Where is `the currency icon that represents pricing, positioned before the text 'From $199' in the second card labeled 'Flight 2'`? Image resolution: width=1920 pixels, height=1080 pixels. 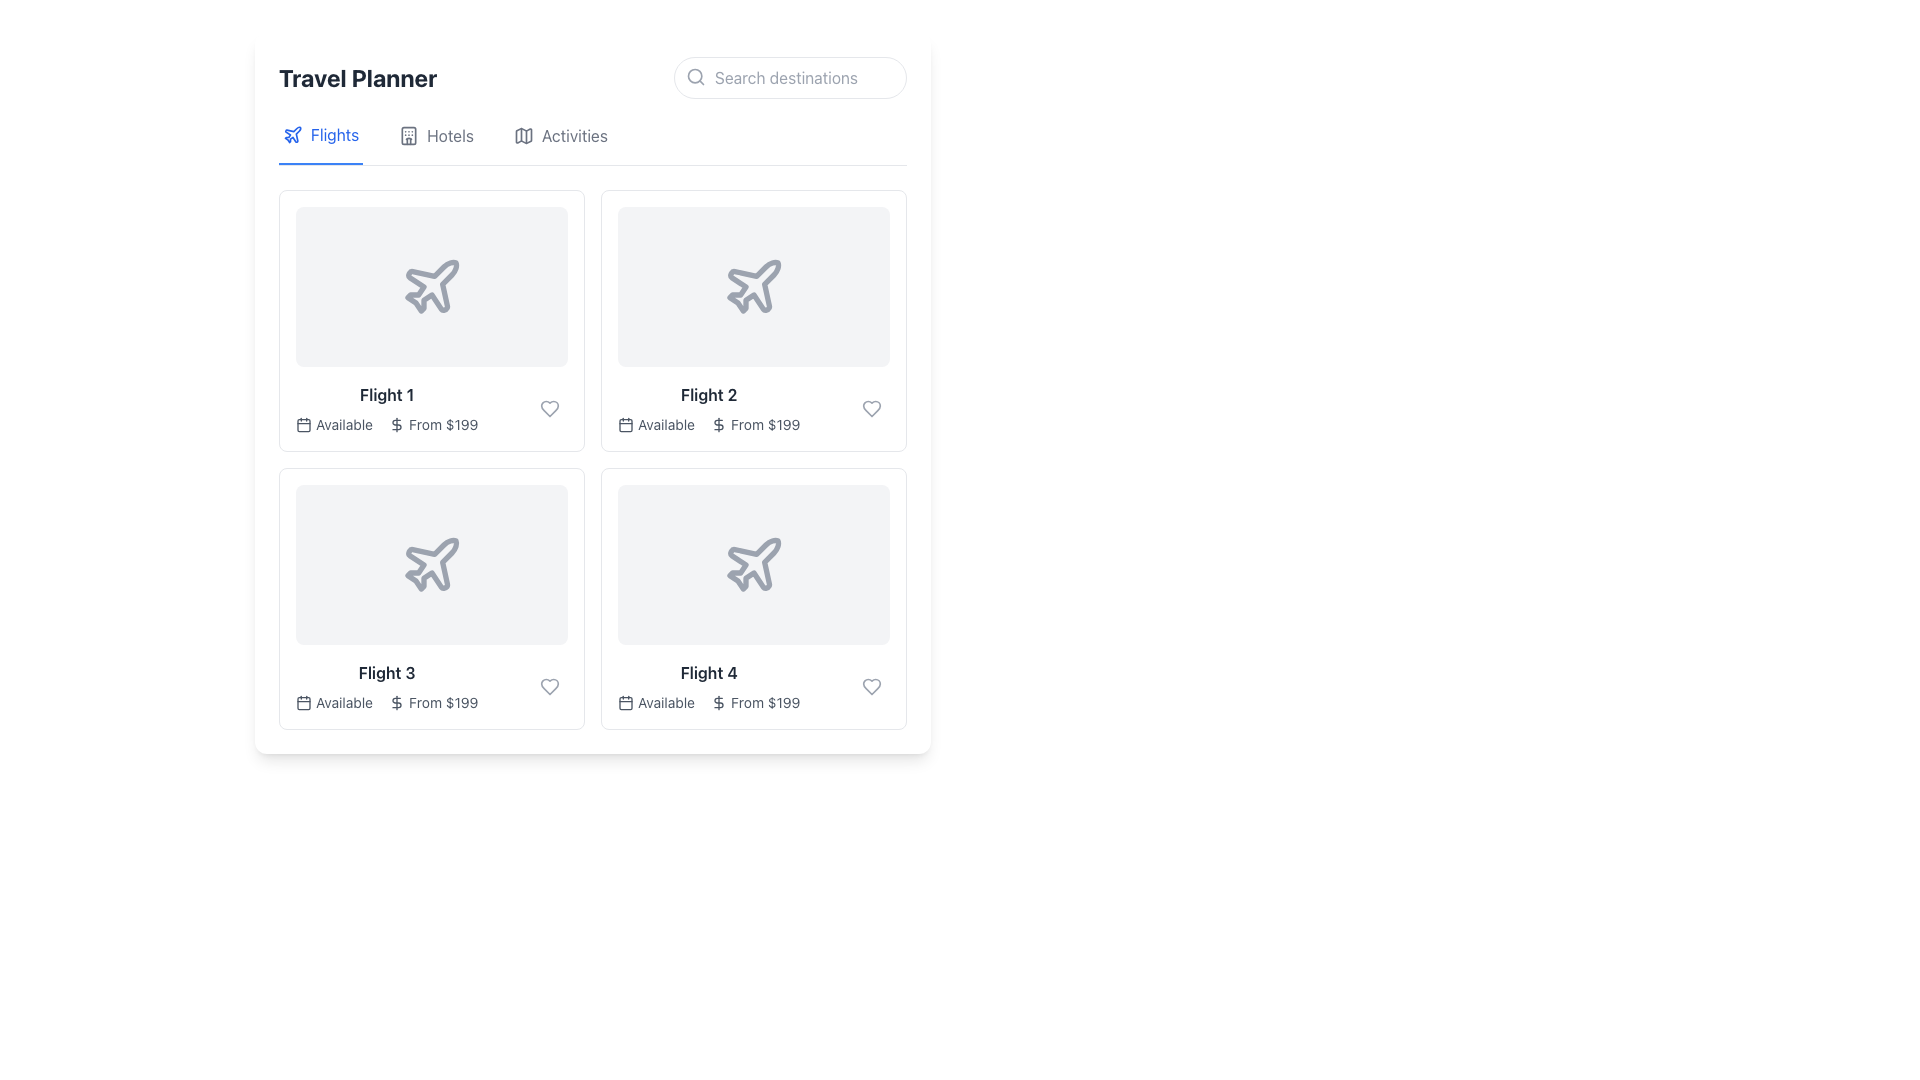 the currency icon that represents pricing, positioned before the text 'From $199' in the second card labeled 'Flight 2' is located at coordinates (719, 423).